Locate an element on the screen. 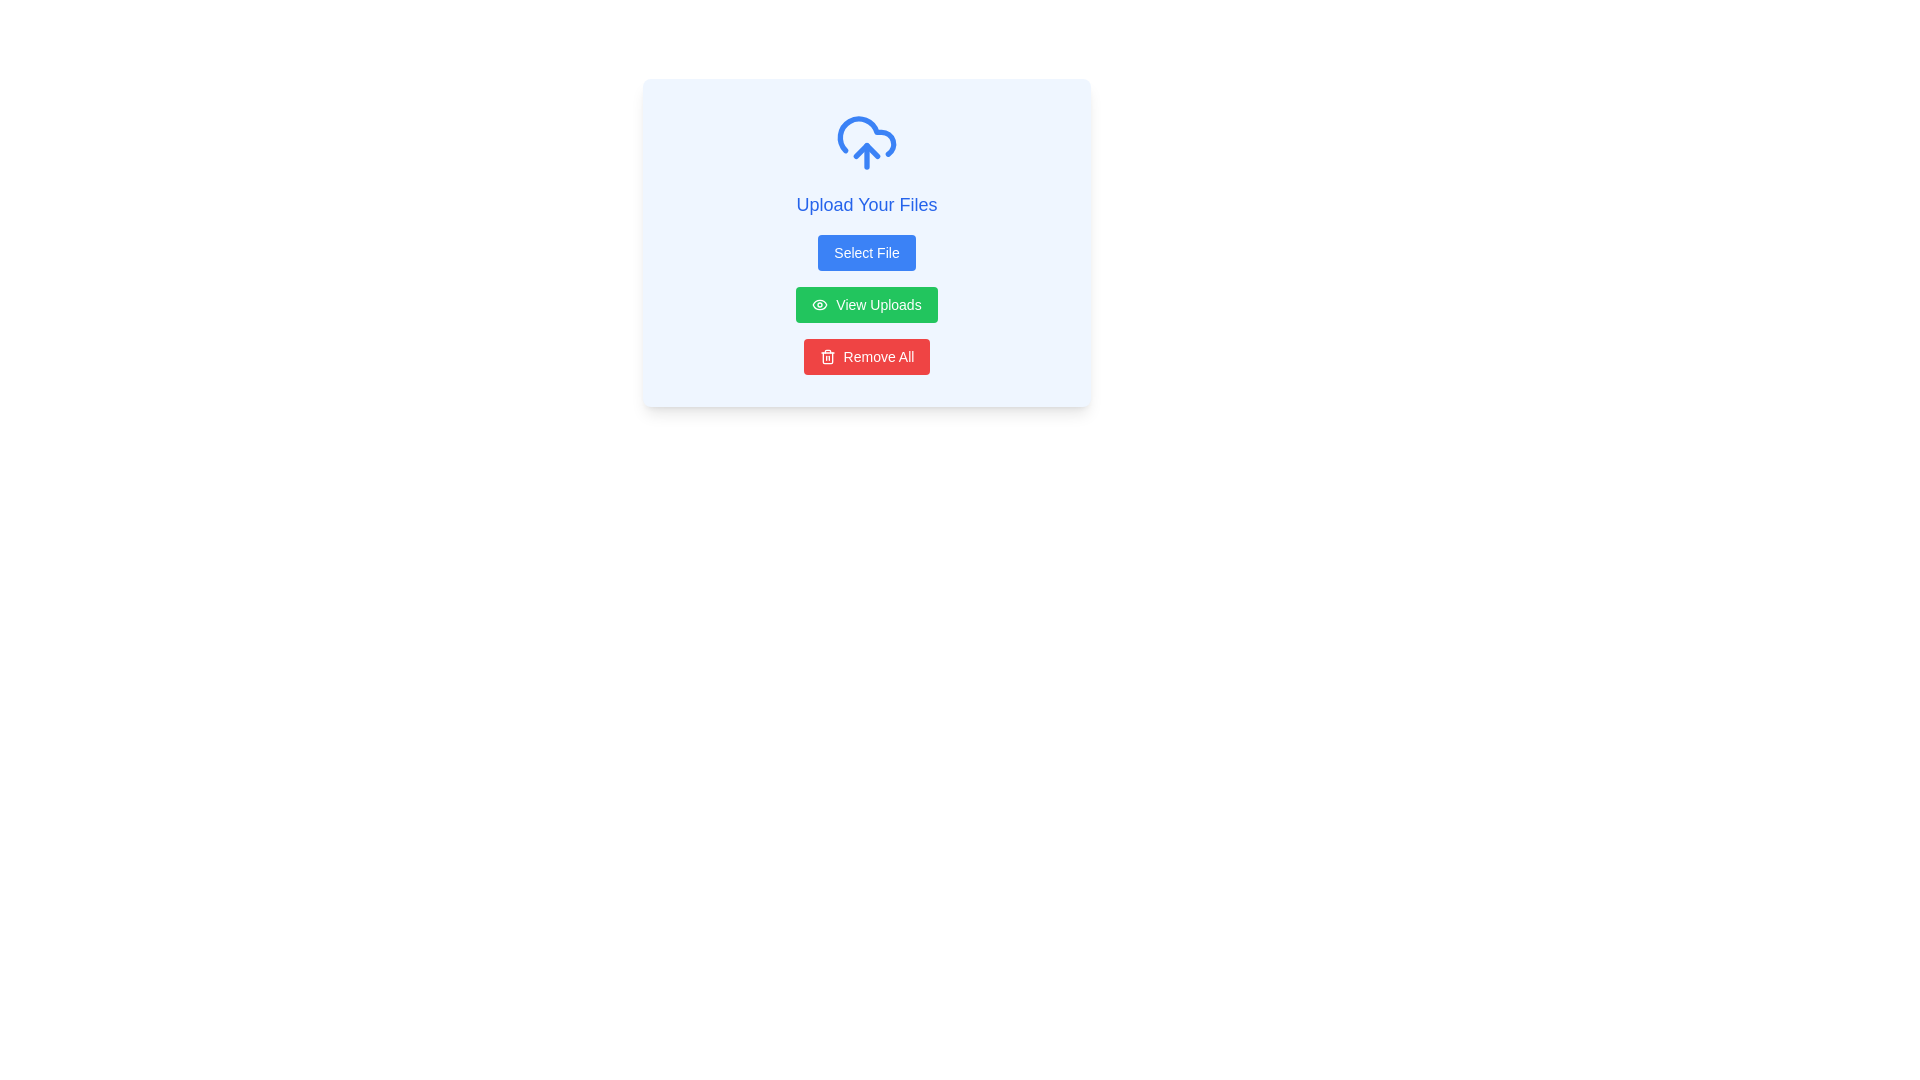  the eye-shaped decorative icon on the left side of the 'View Uploads' button in the centered modal is located at coordinates (820, 304).